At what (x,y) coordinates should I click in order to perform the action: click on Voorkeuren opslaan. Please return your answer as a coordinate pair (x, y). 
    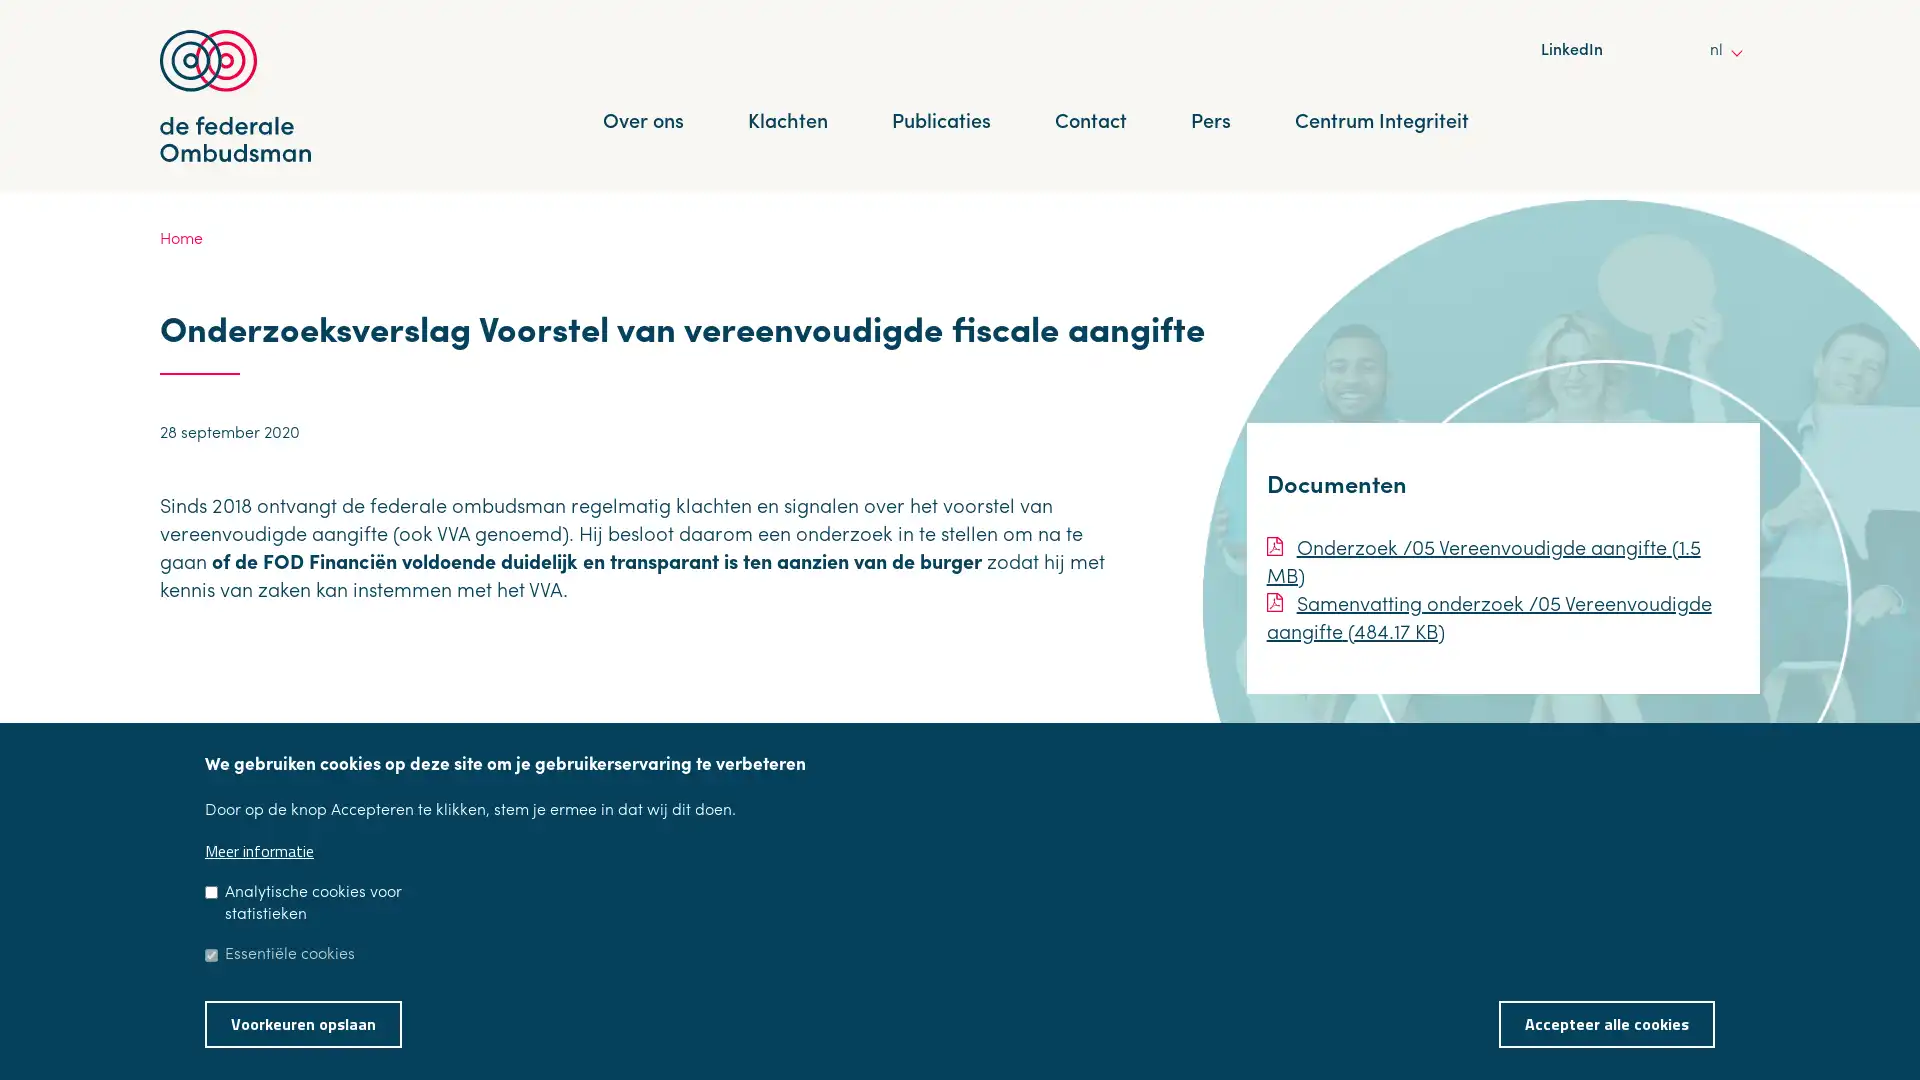
    Looking at the image, I should click on (302, 1023).